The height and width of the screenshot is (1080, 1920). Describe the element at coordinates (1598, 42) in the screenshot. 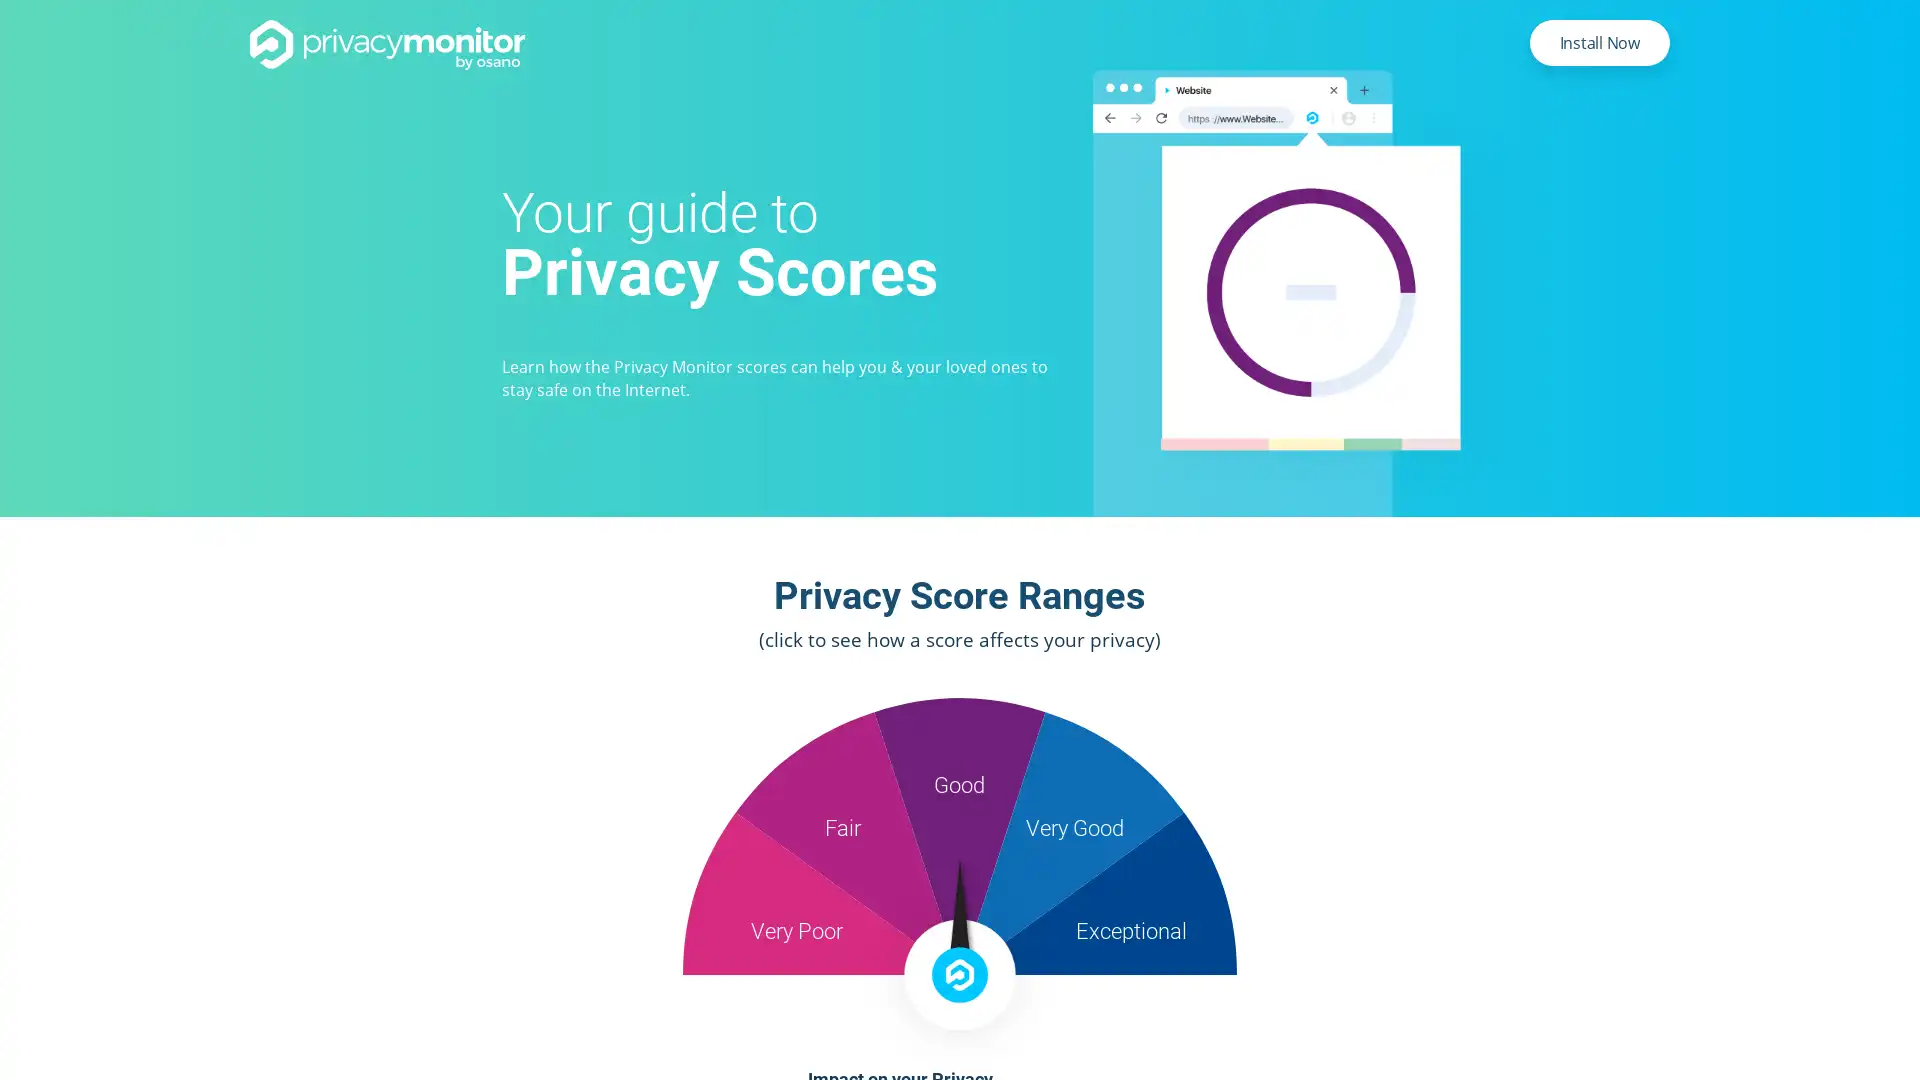

I see `Install Now` at that location.